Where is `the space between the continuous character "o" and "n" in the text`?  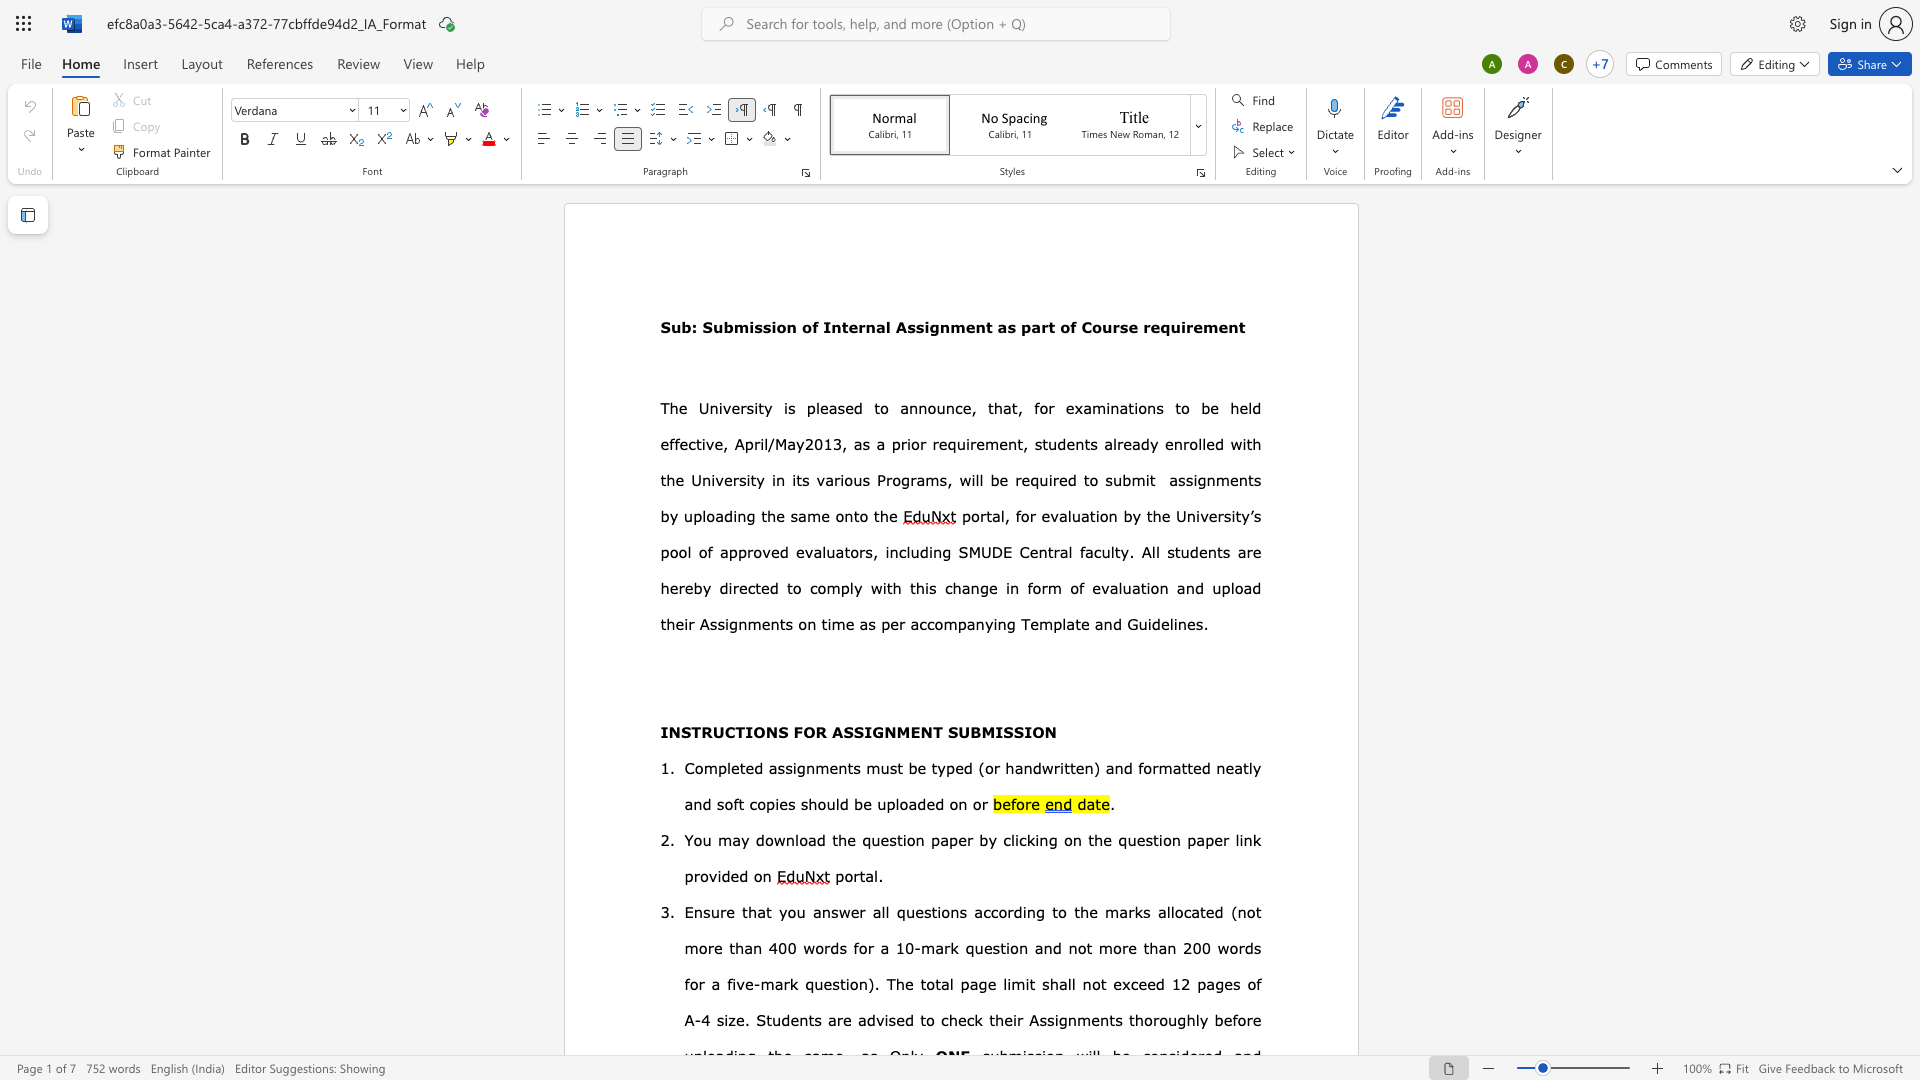 the space between the continuous character "o" and "n" in the text is located at coordinates (785, 326).